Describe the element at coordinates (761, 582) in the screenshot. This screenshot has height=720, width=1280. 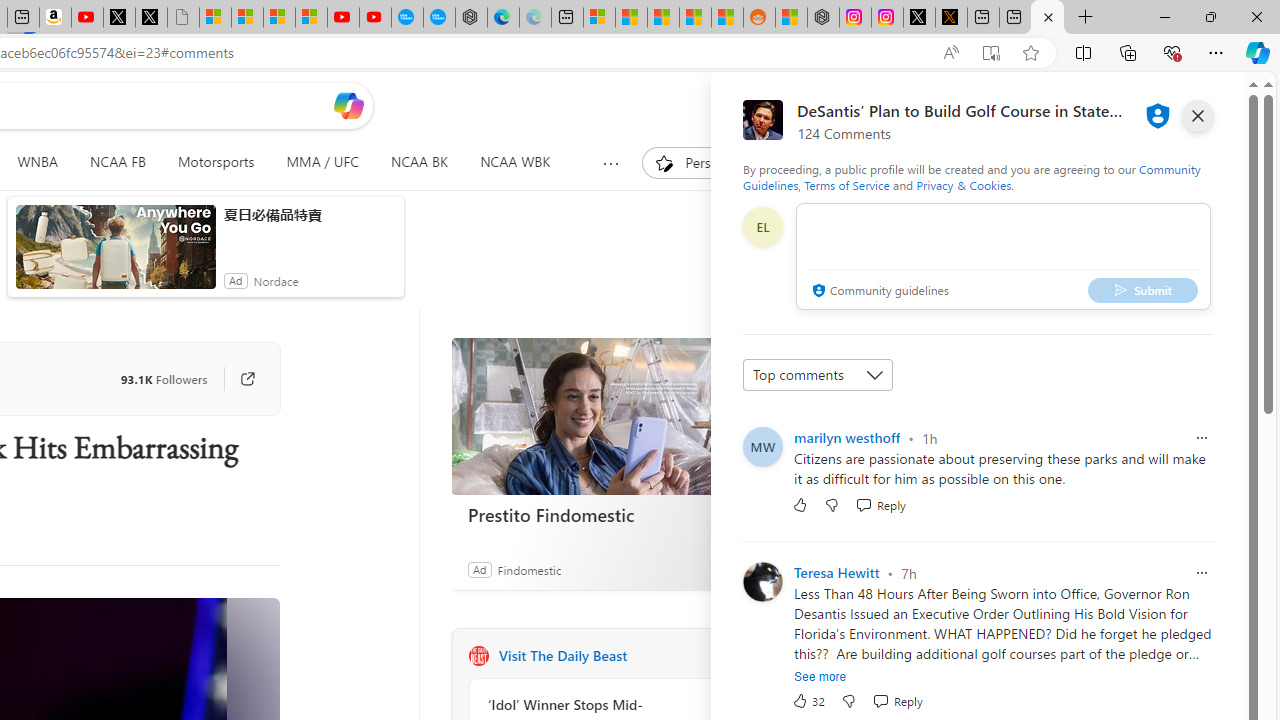
I see `'Profile Picture'` at that location.